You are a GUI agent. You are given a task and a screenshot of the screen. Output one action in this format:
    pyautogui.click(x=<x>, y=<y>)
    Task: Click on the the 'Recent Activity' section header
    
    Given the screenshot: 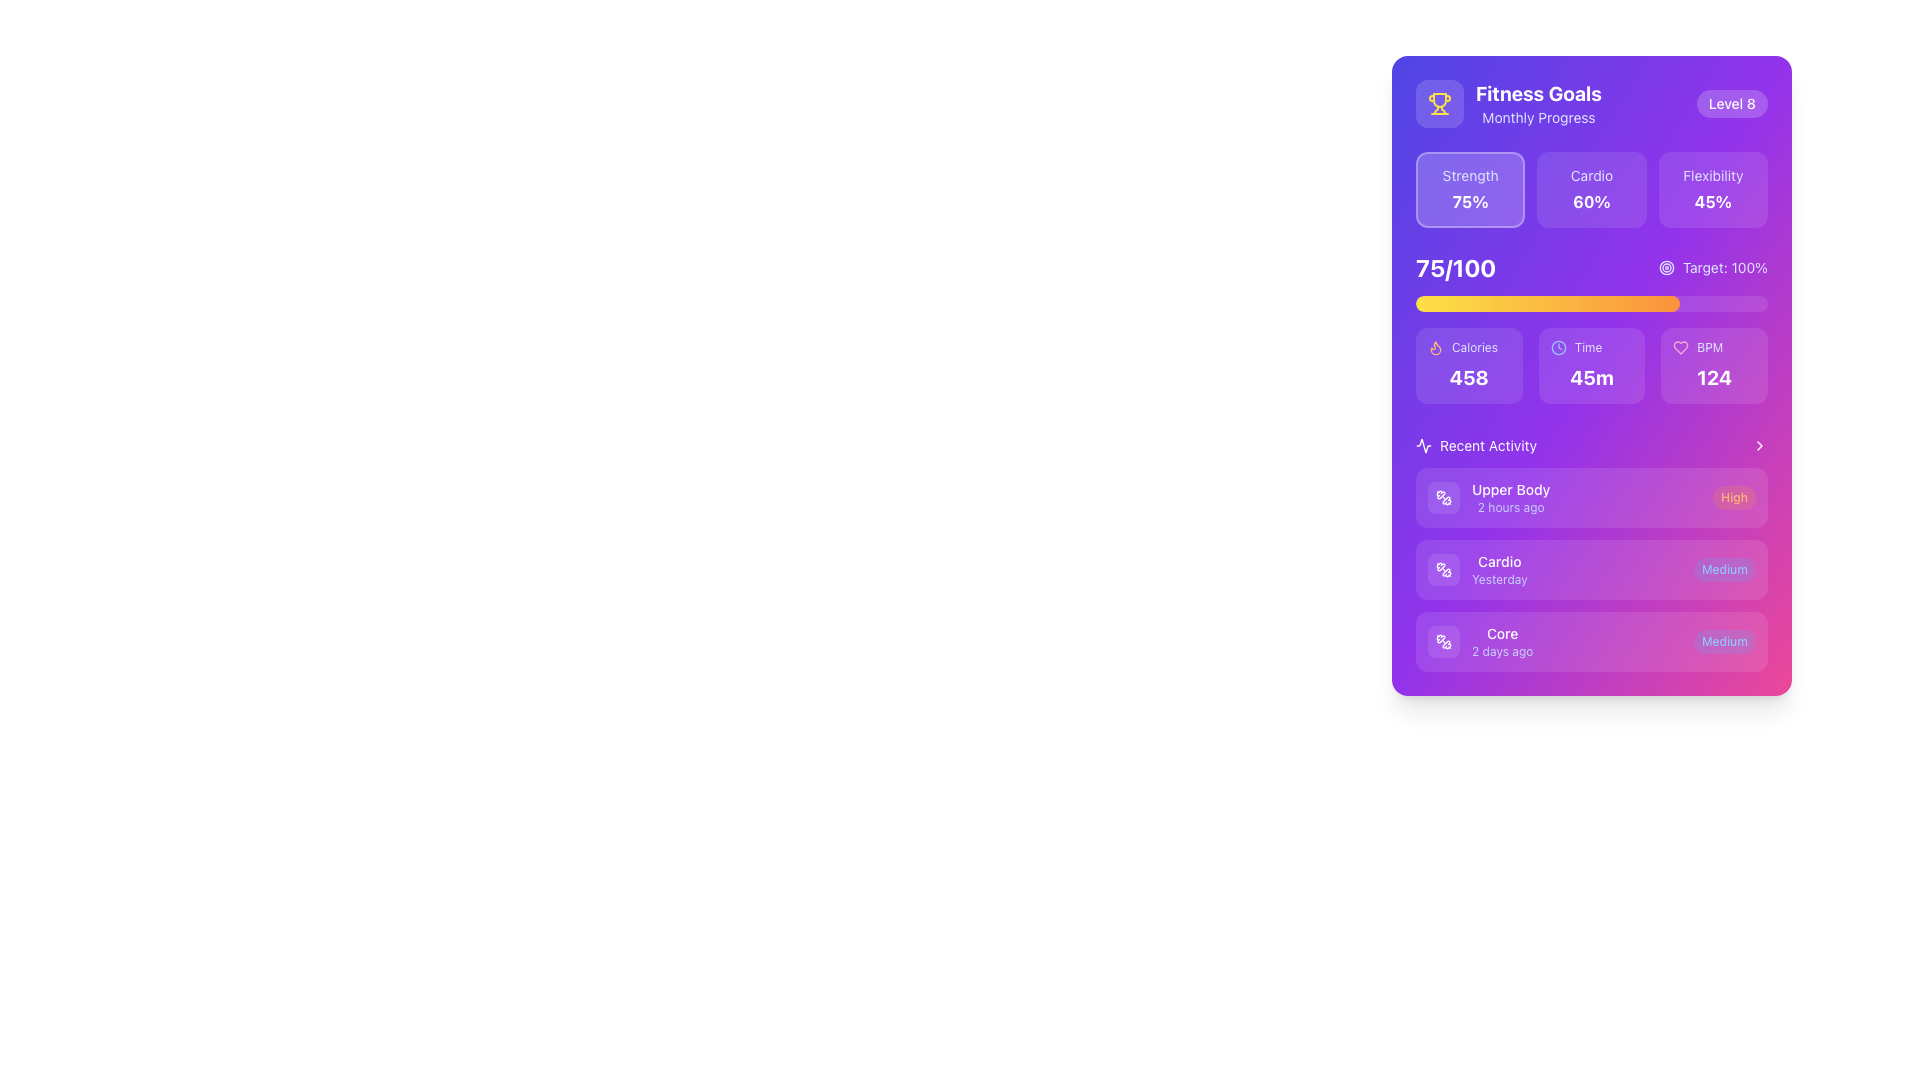 What is the action you would take?
    pyautogui.click(x=1476, y=445)
    